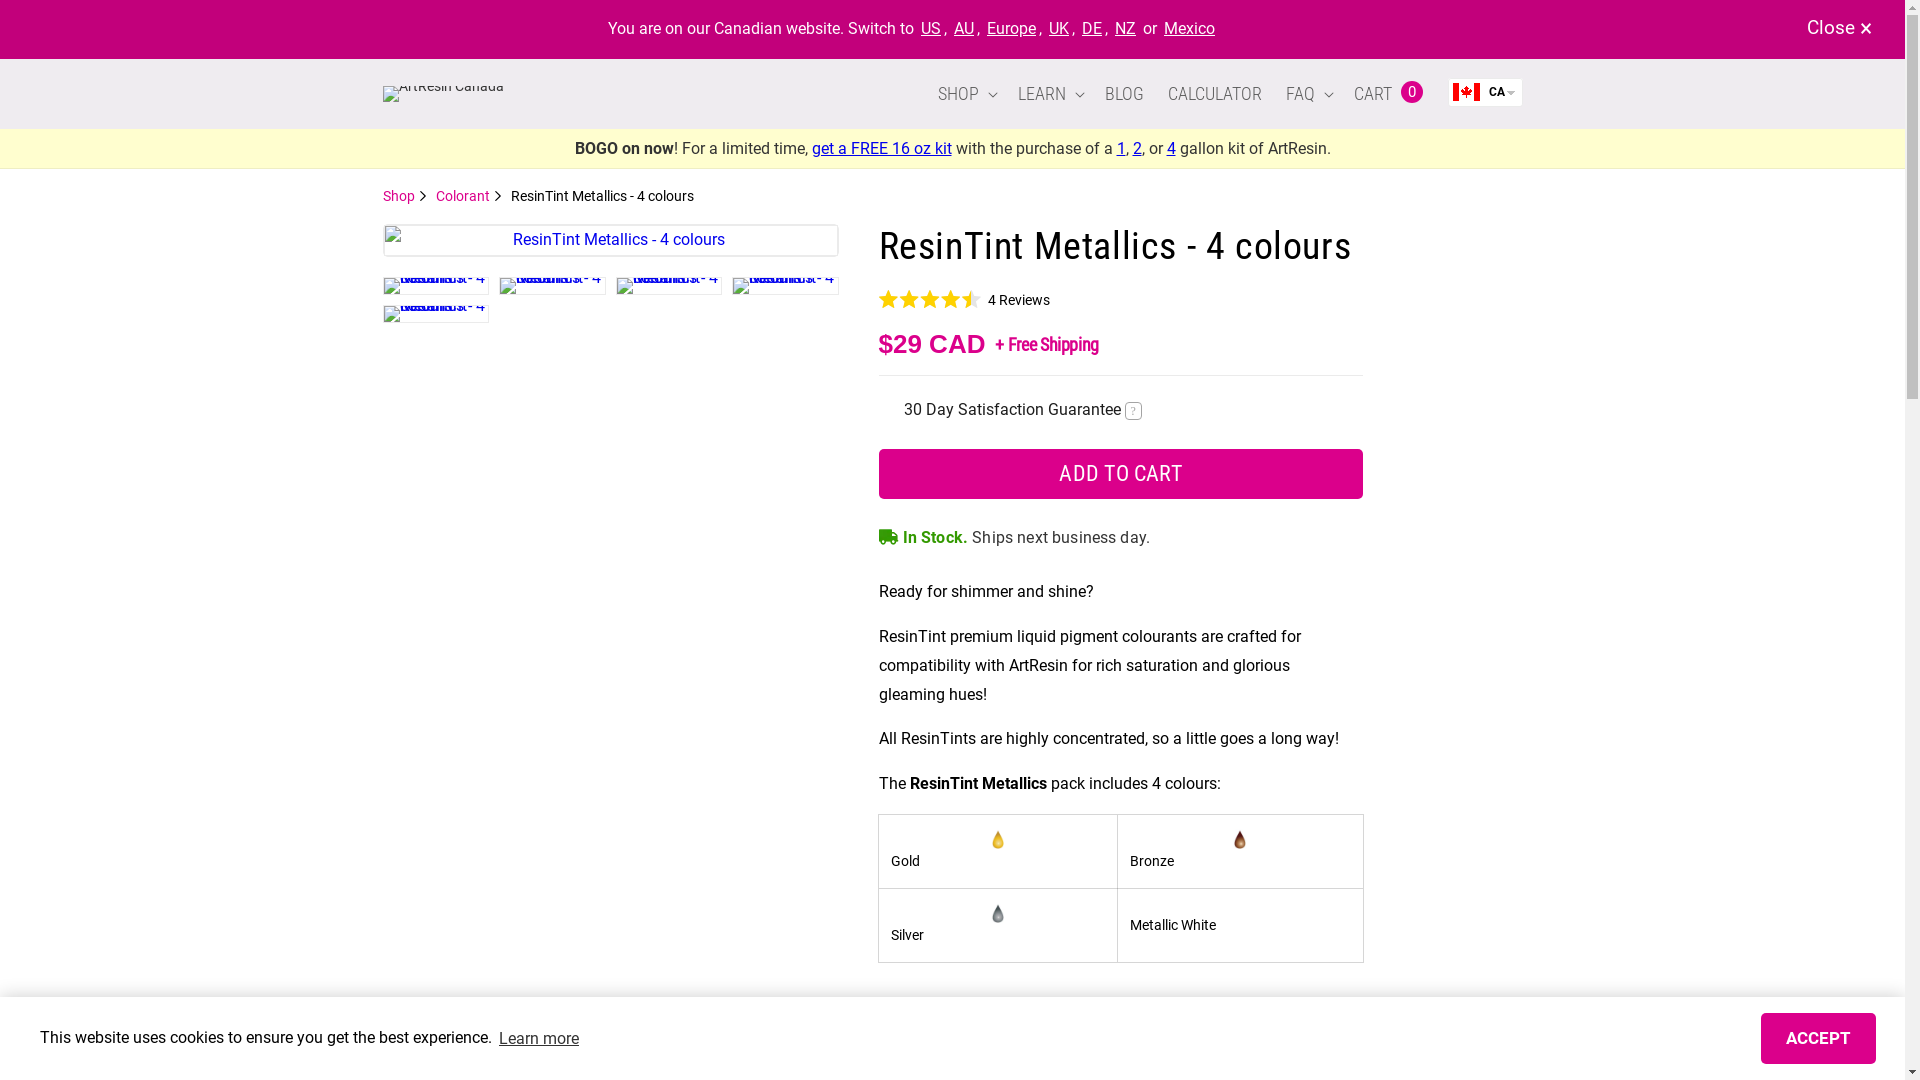  What do you see at coordinates (811, 147) in the screenshot?
I see `'get a FREE 16 oz kit'` at bounding box center [811, 147].